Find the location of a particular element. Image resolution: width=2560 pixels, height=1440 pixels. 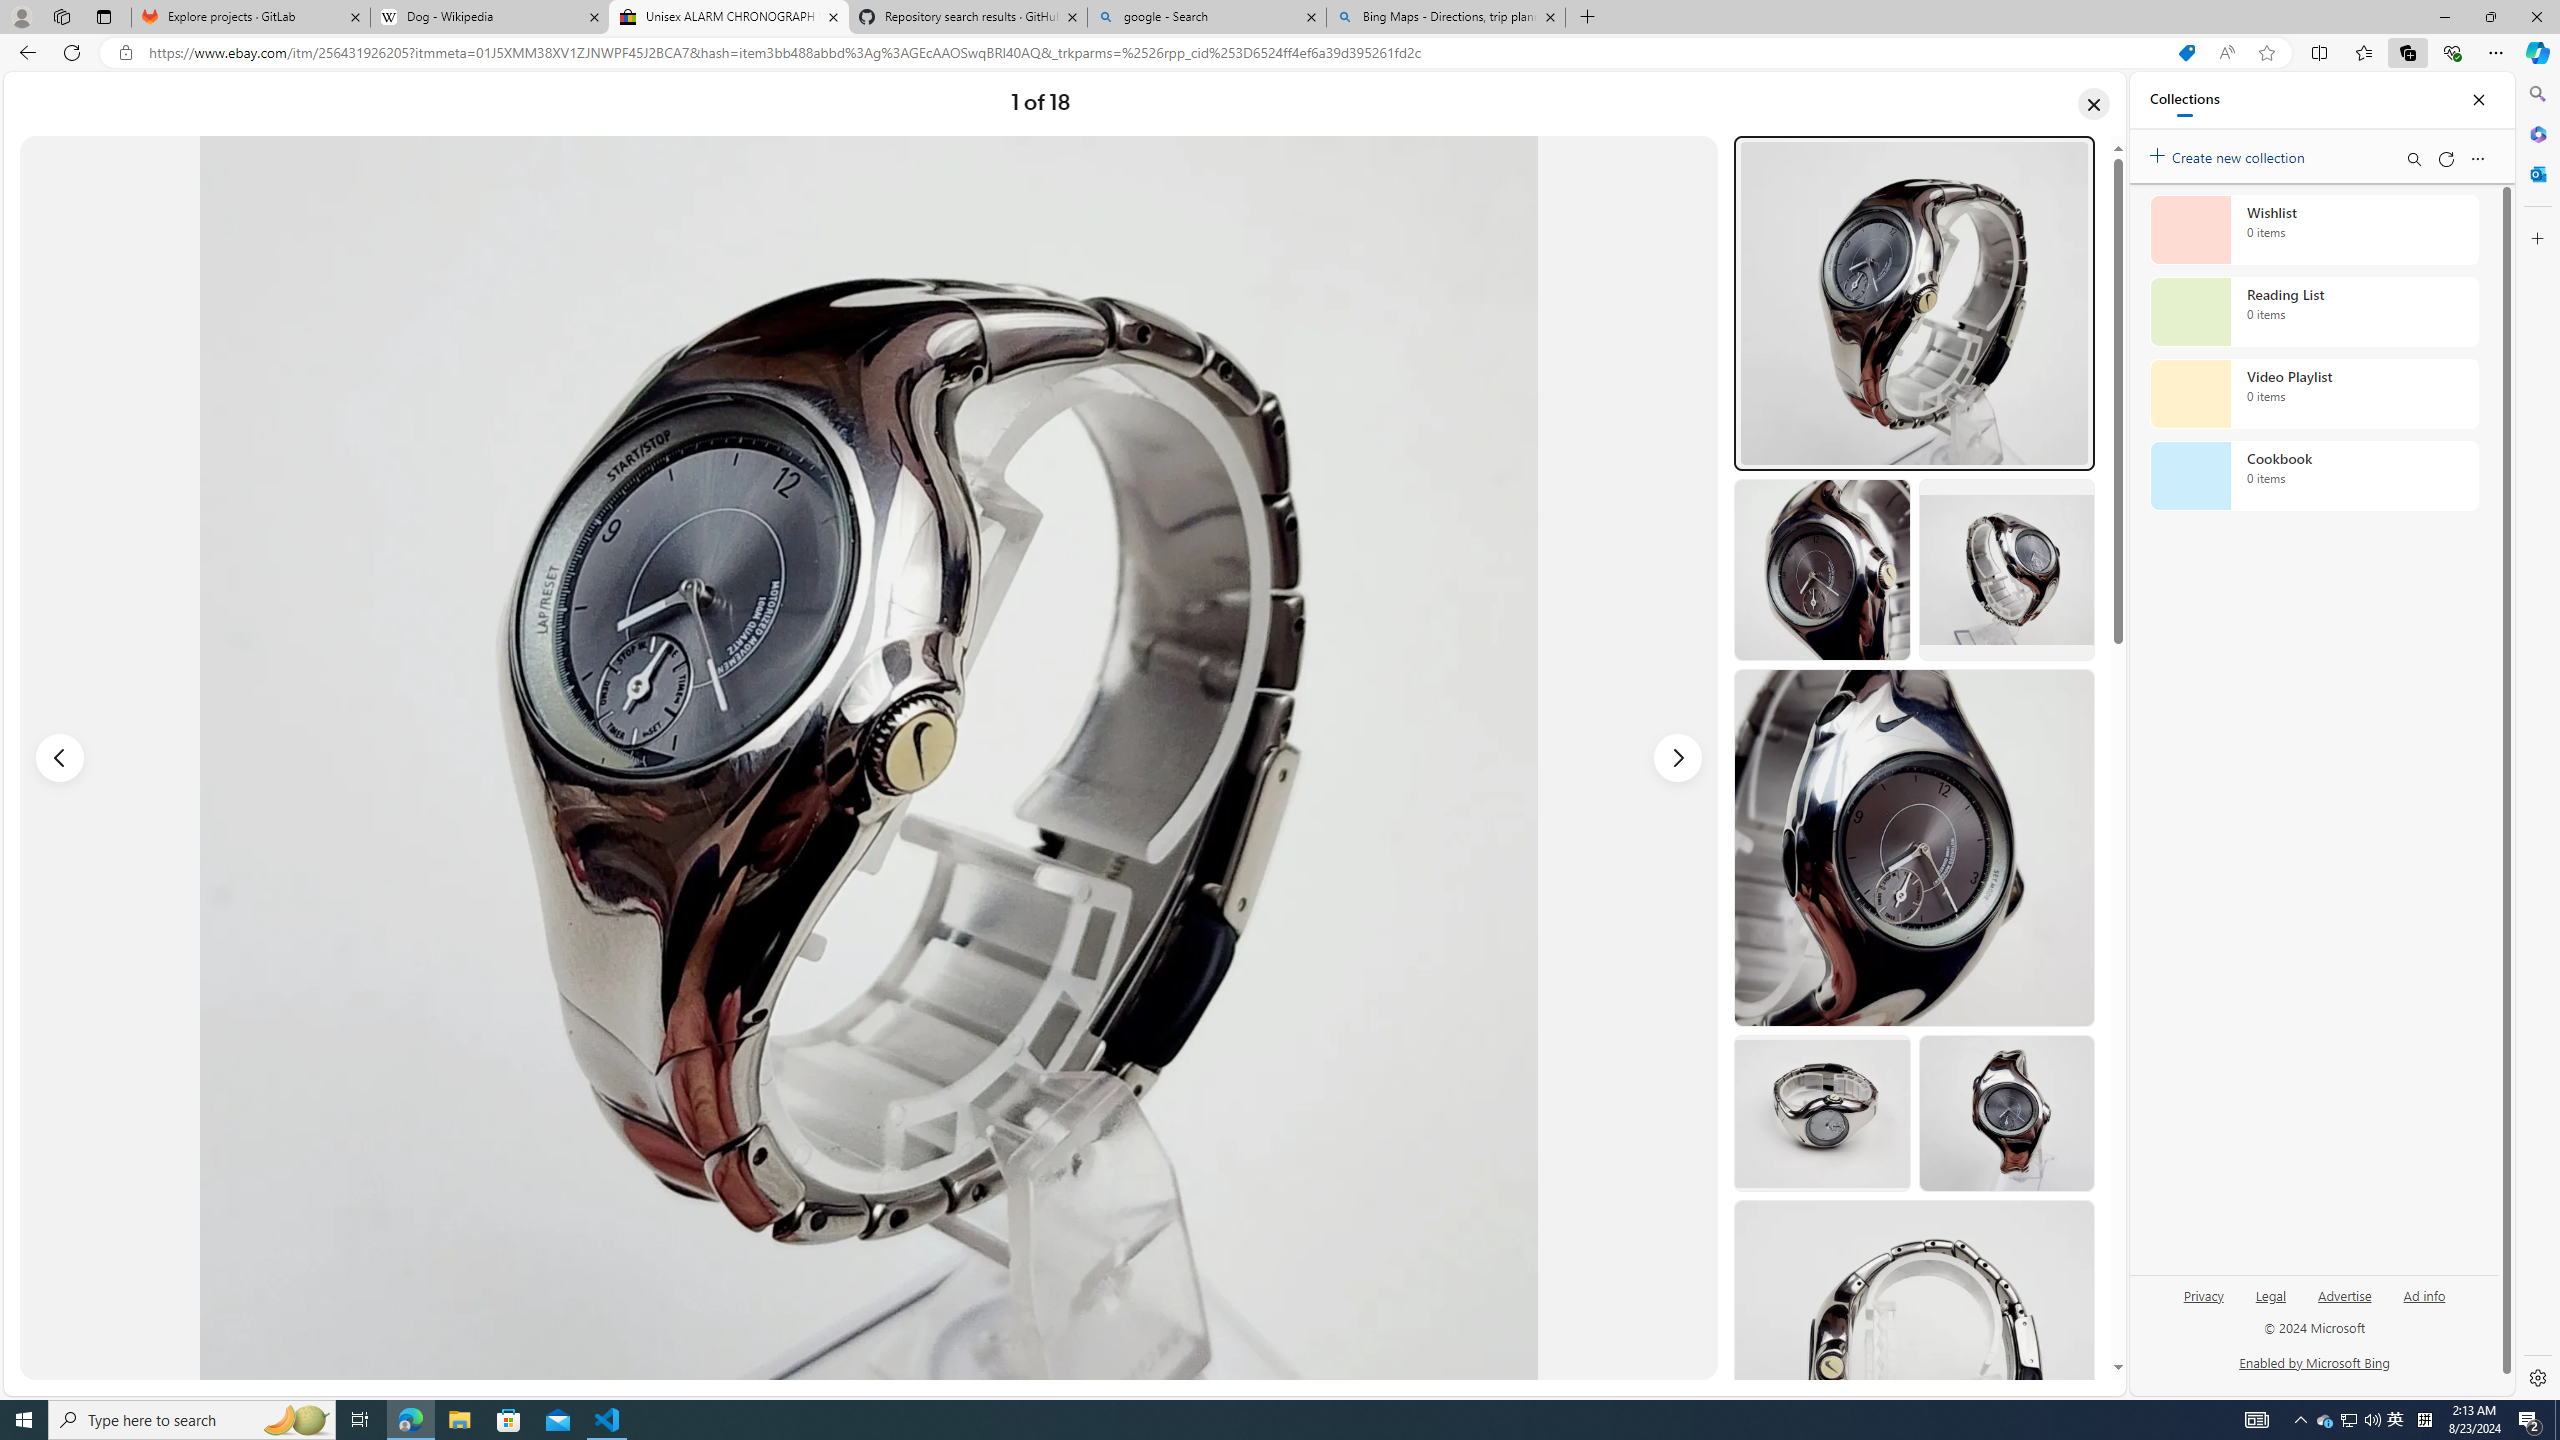

'Create new collection' is located at coordinates (2230, 153).